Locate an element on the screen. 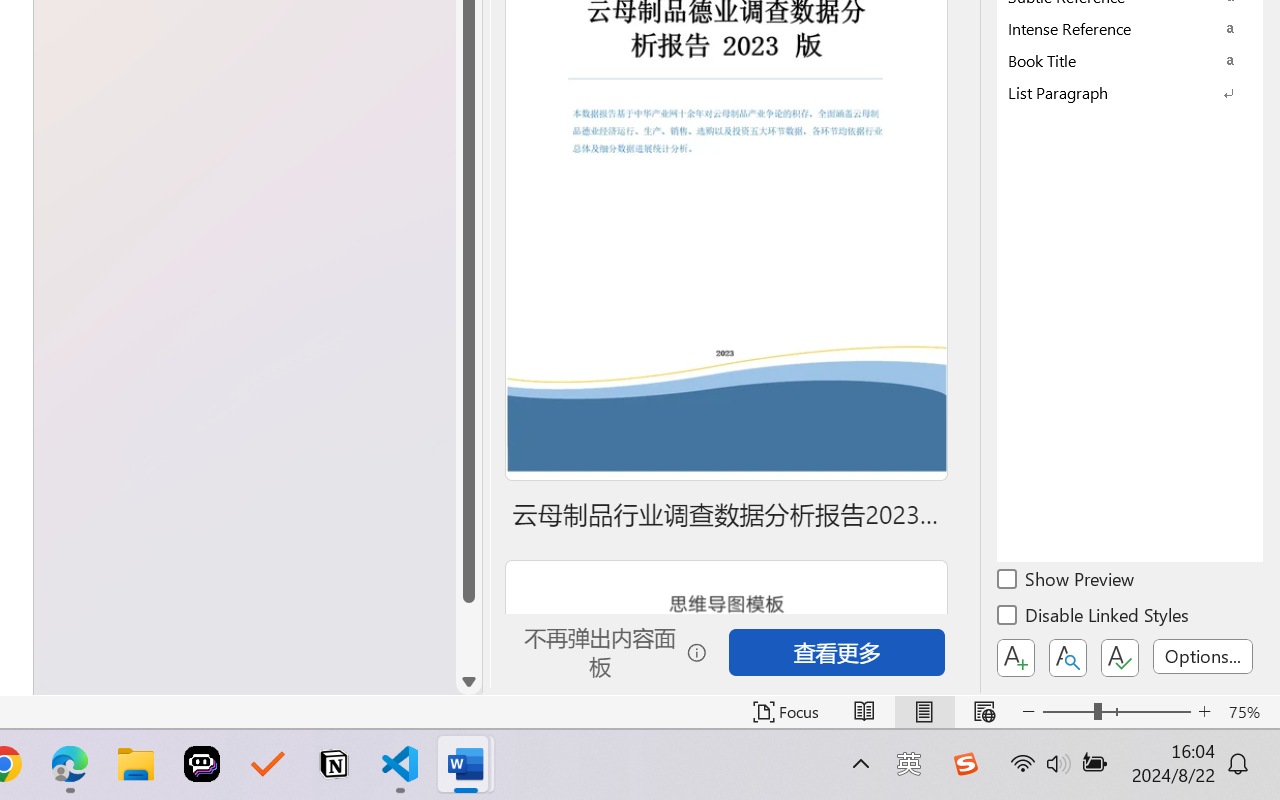 This screenshot has height=800, width=1280. 'List Paragraph' is located at coordinates (1130, 92).